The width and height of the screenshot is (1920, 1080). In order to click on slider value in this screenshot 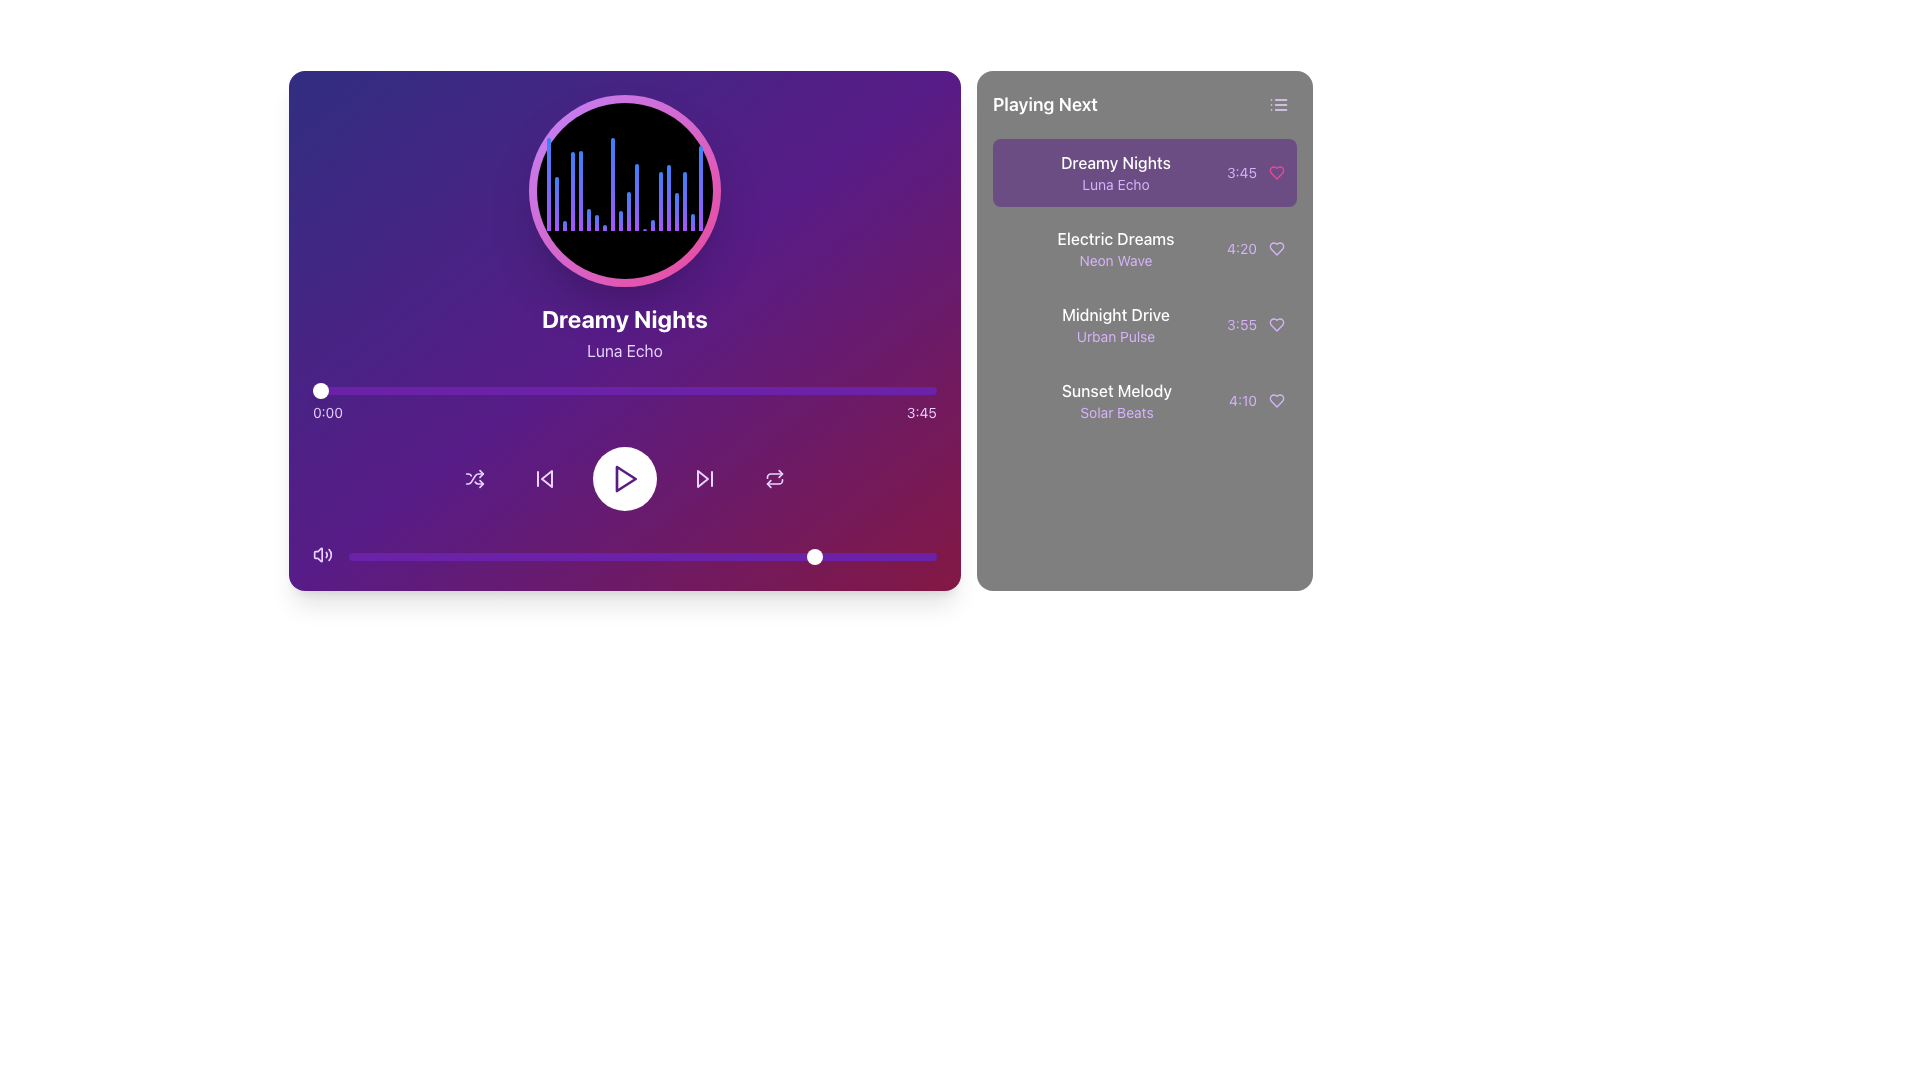, I will do `click(360, 556)`.